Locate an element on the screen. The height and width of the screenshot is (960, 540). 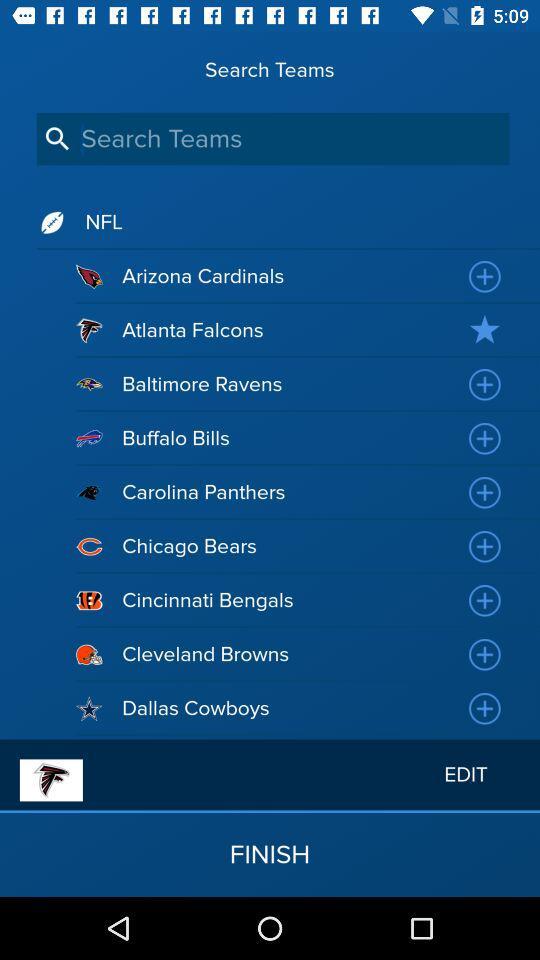
search teams is located at coordinates (272, 138).